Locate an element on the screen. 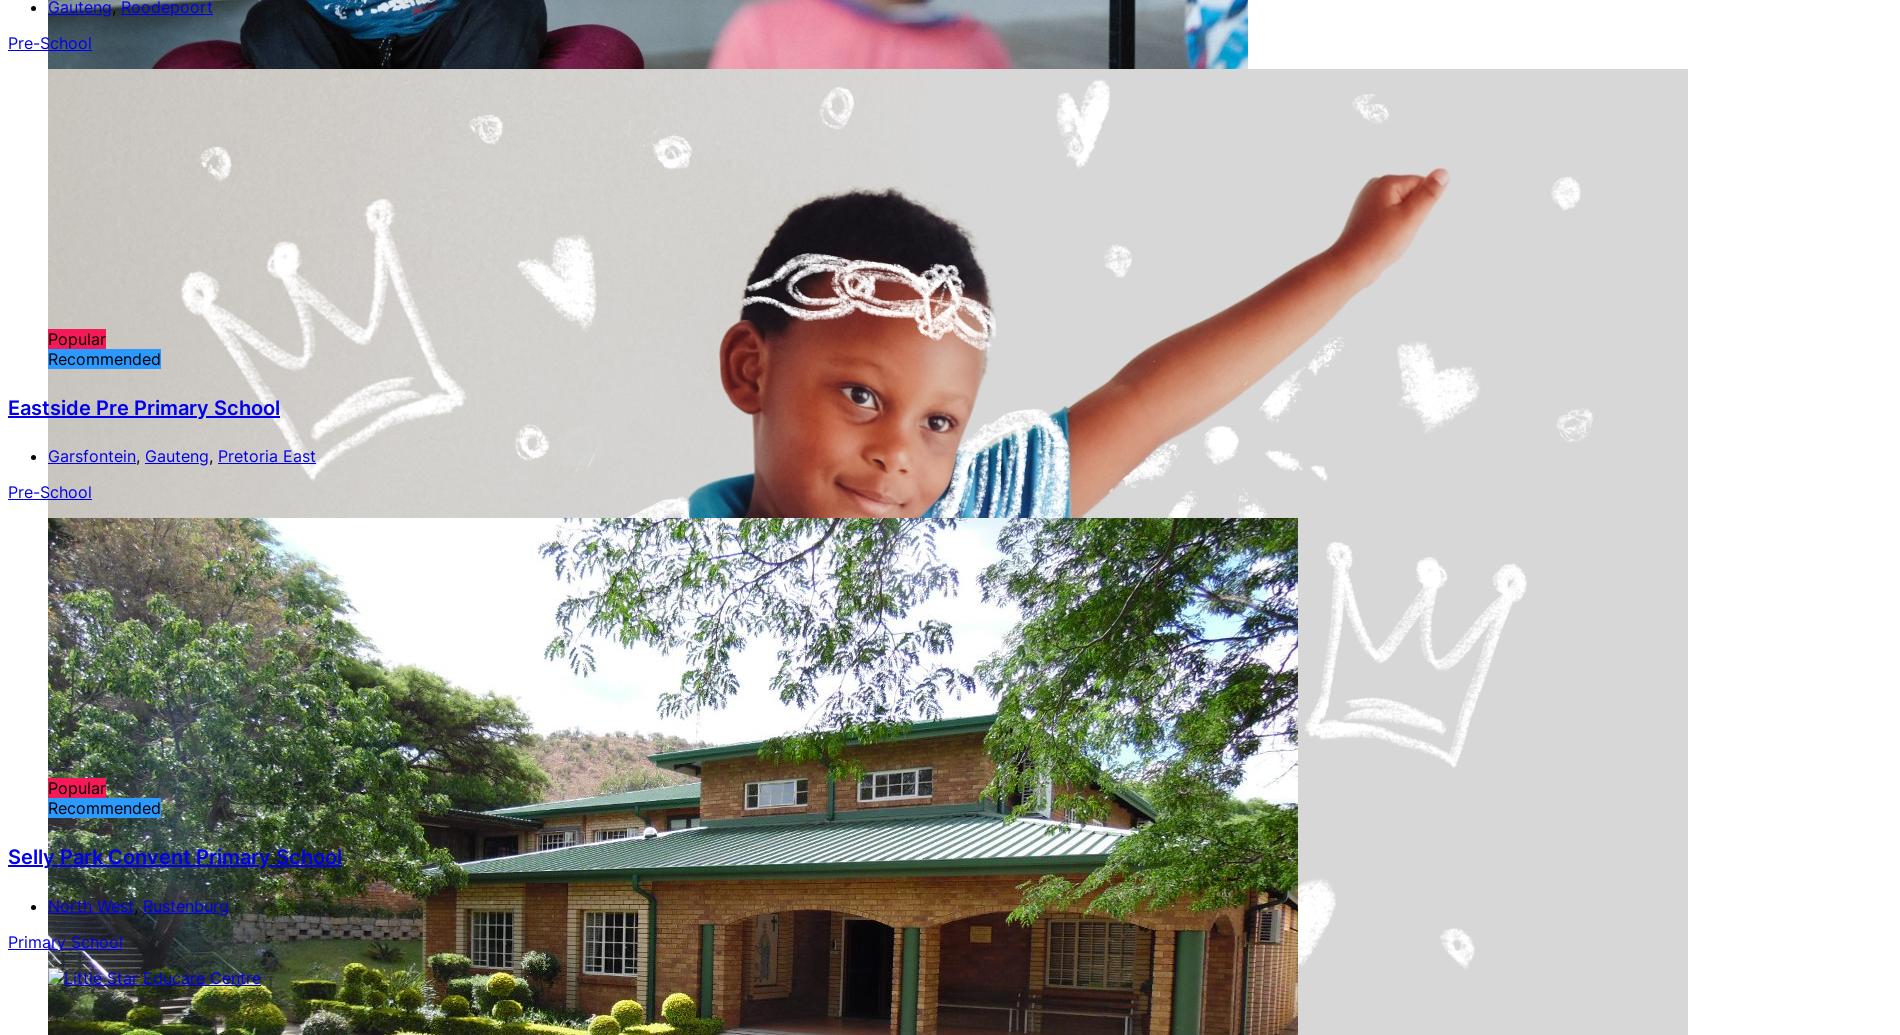  'Selly Park Convent Primary School' is located at coordinates (174, 855).